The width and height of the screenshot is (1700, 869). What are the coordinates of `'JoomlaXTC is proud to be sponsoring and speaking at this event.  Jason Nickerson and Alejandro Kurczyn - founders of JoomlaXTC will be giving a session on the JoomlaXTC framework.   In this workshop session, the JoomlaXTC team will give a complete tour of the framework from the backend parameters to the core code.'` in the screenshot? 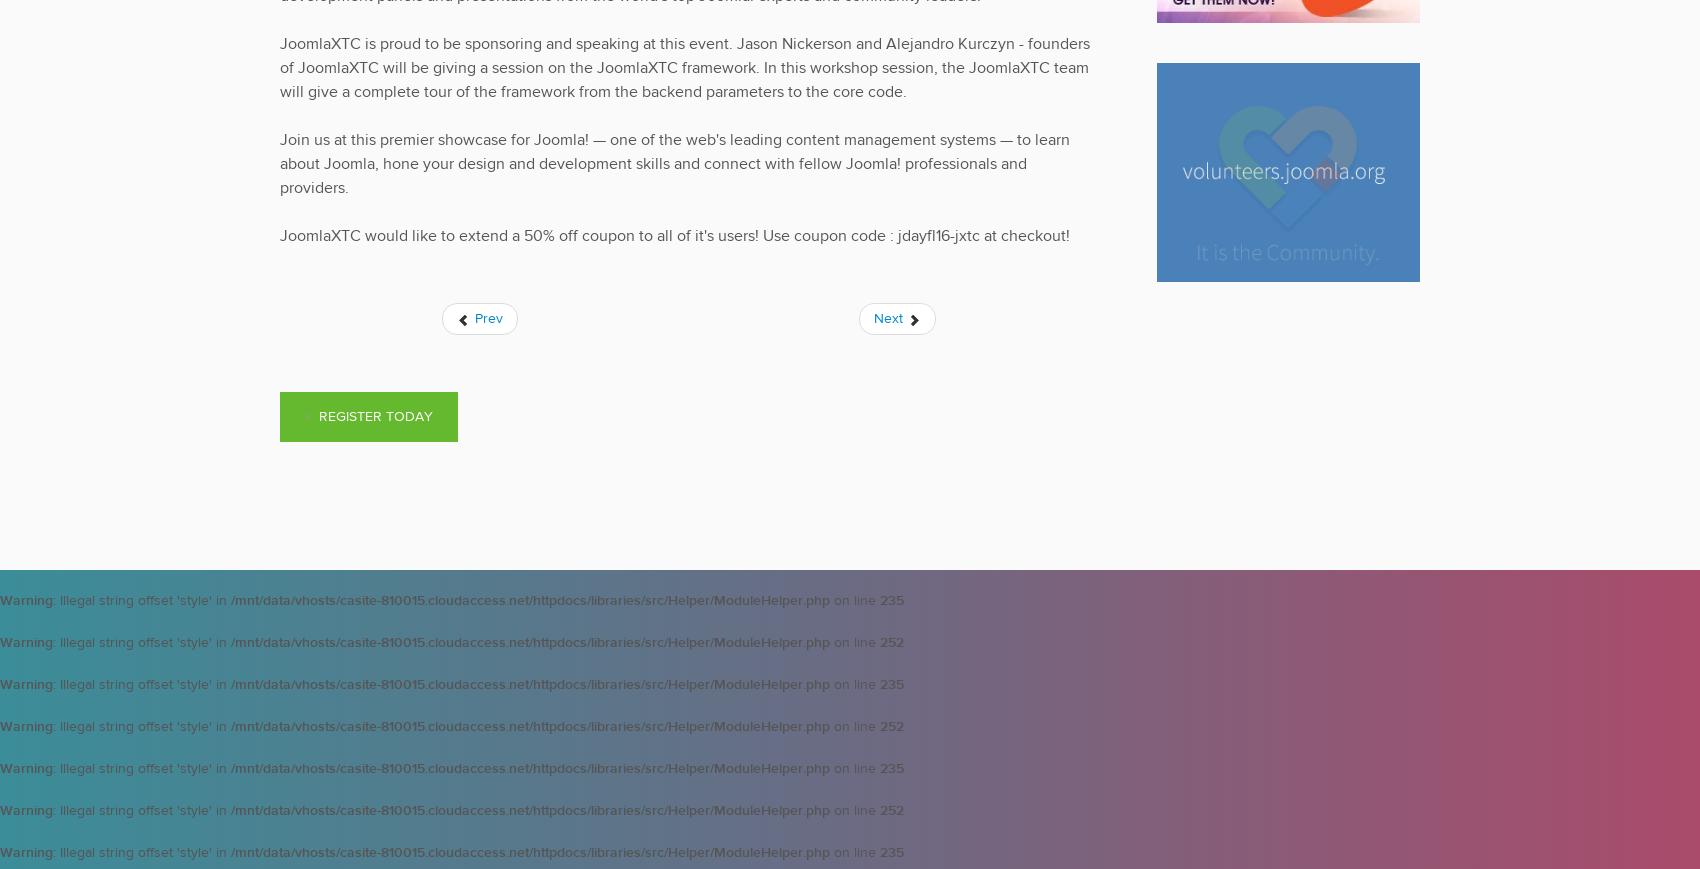 It's located at (684, 67).